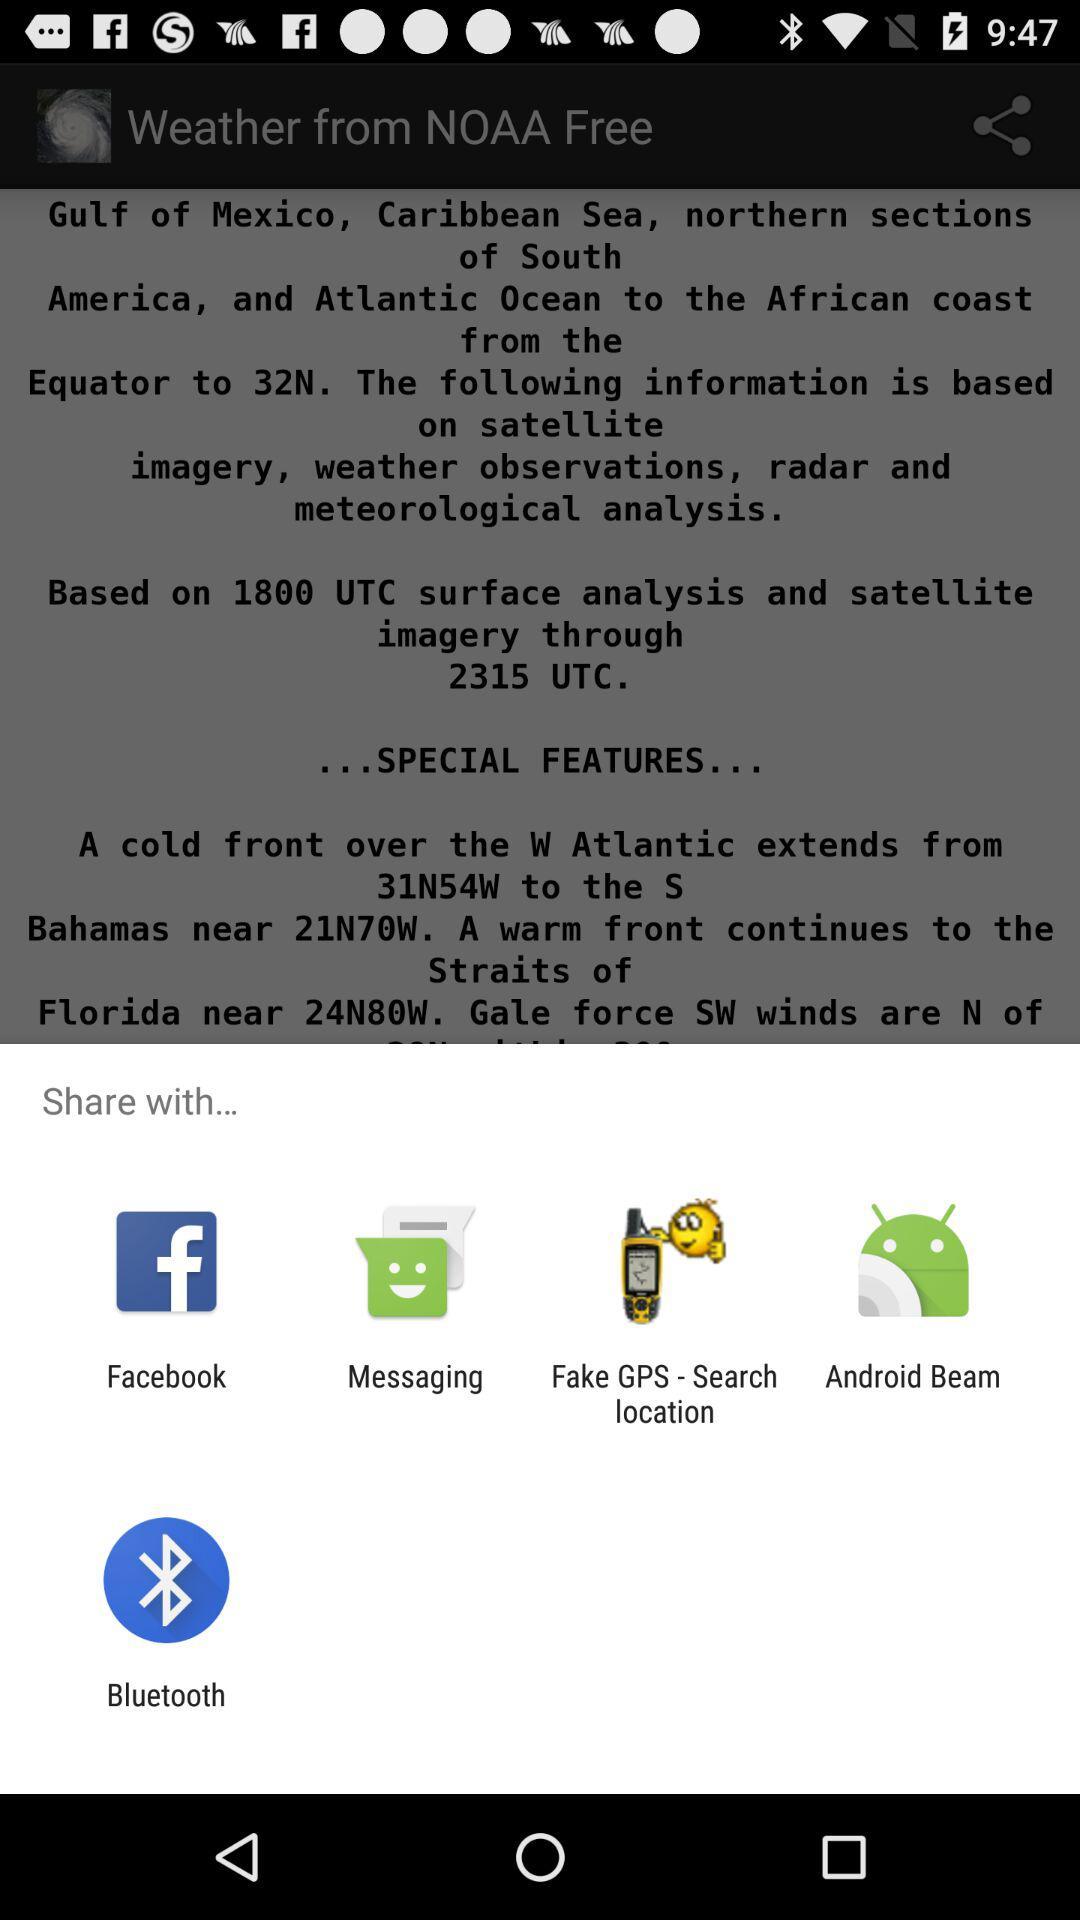  Describe the element at coordinates (414, 1392) in the screenshot. I see `the item next to the facebook icon` at that location.